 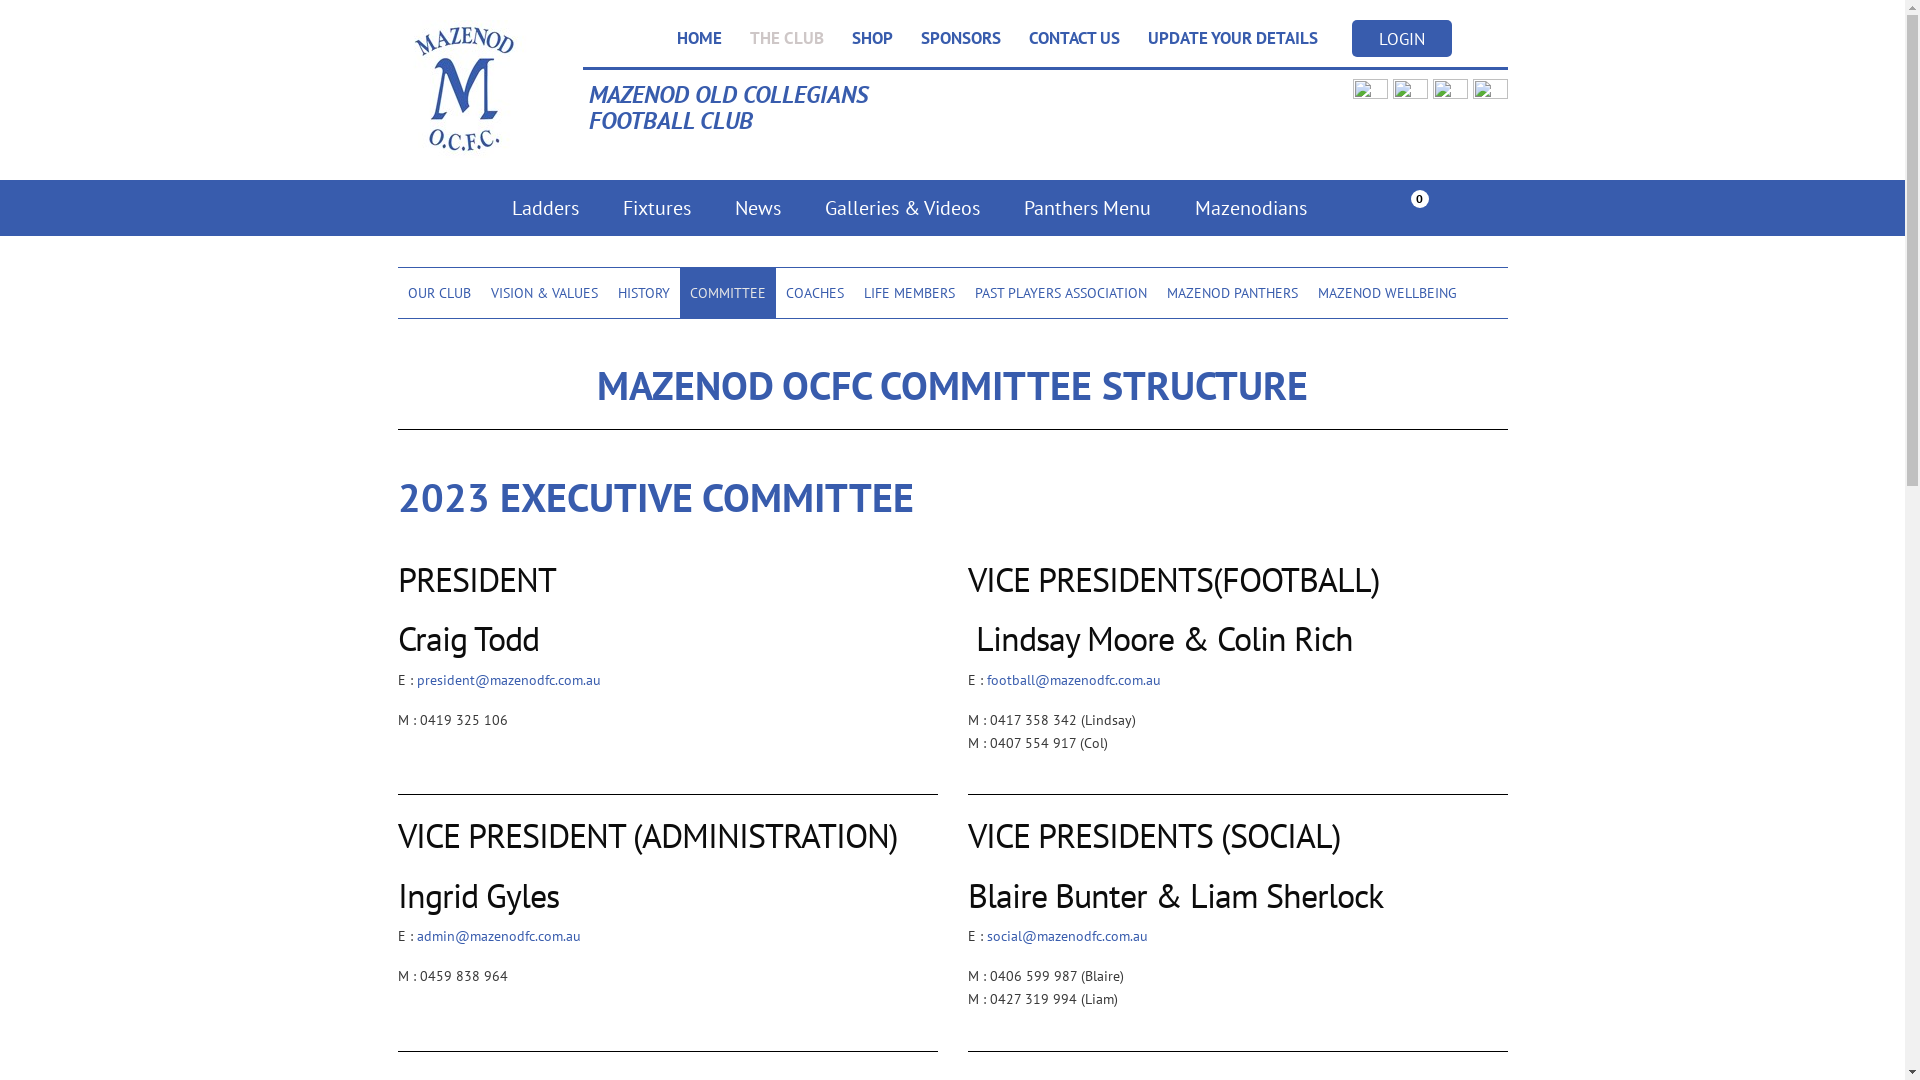 I want to click on 'MAZENOD WELLBEING', so click(x=1386, y=293).